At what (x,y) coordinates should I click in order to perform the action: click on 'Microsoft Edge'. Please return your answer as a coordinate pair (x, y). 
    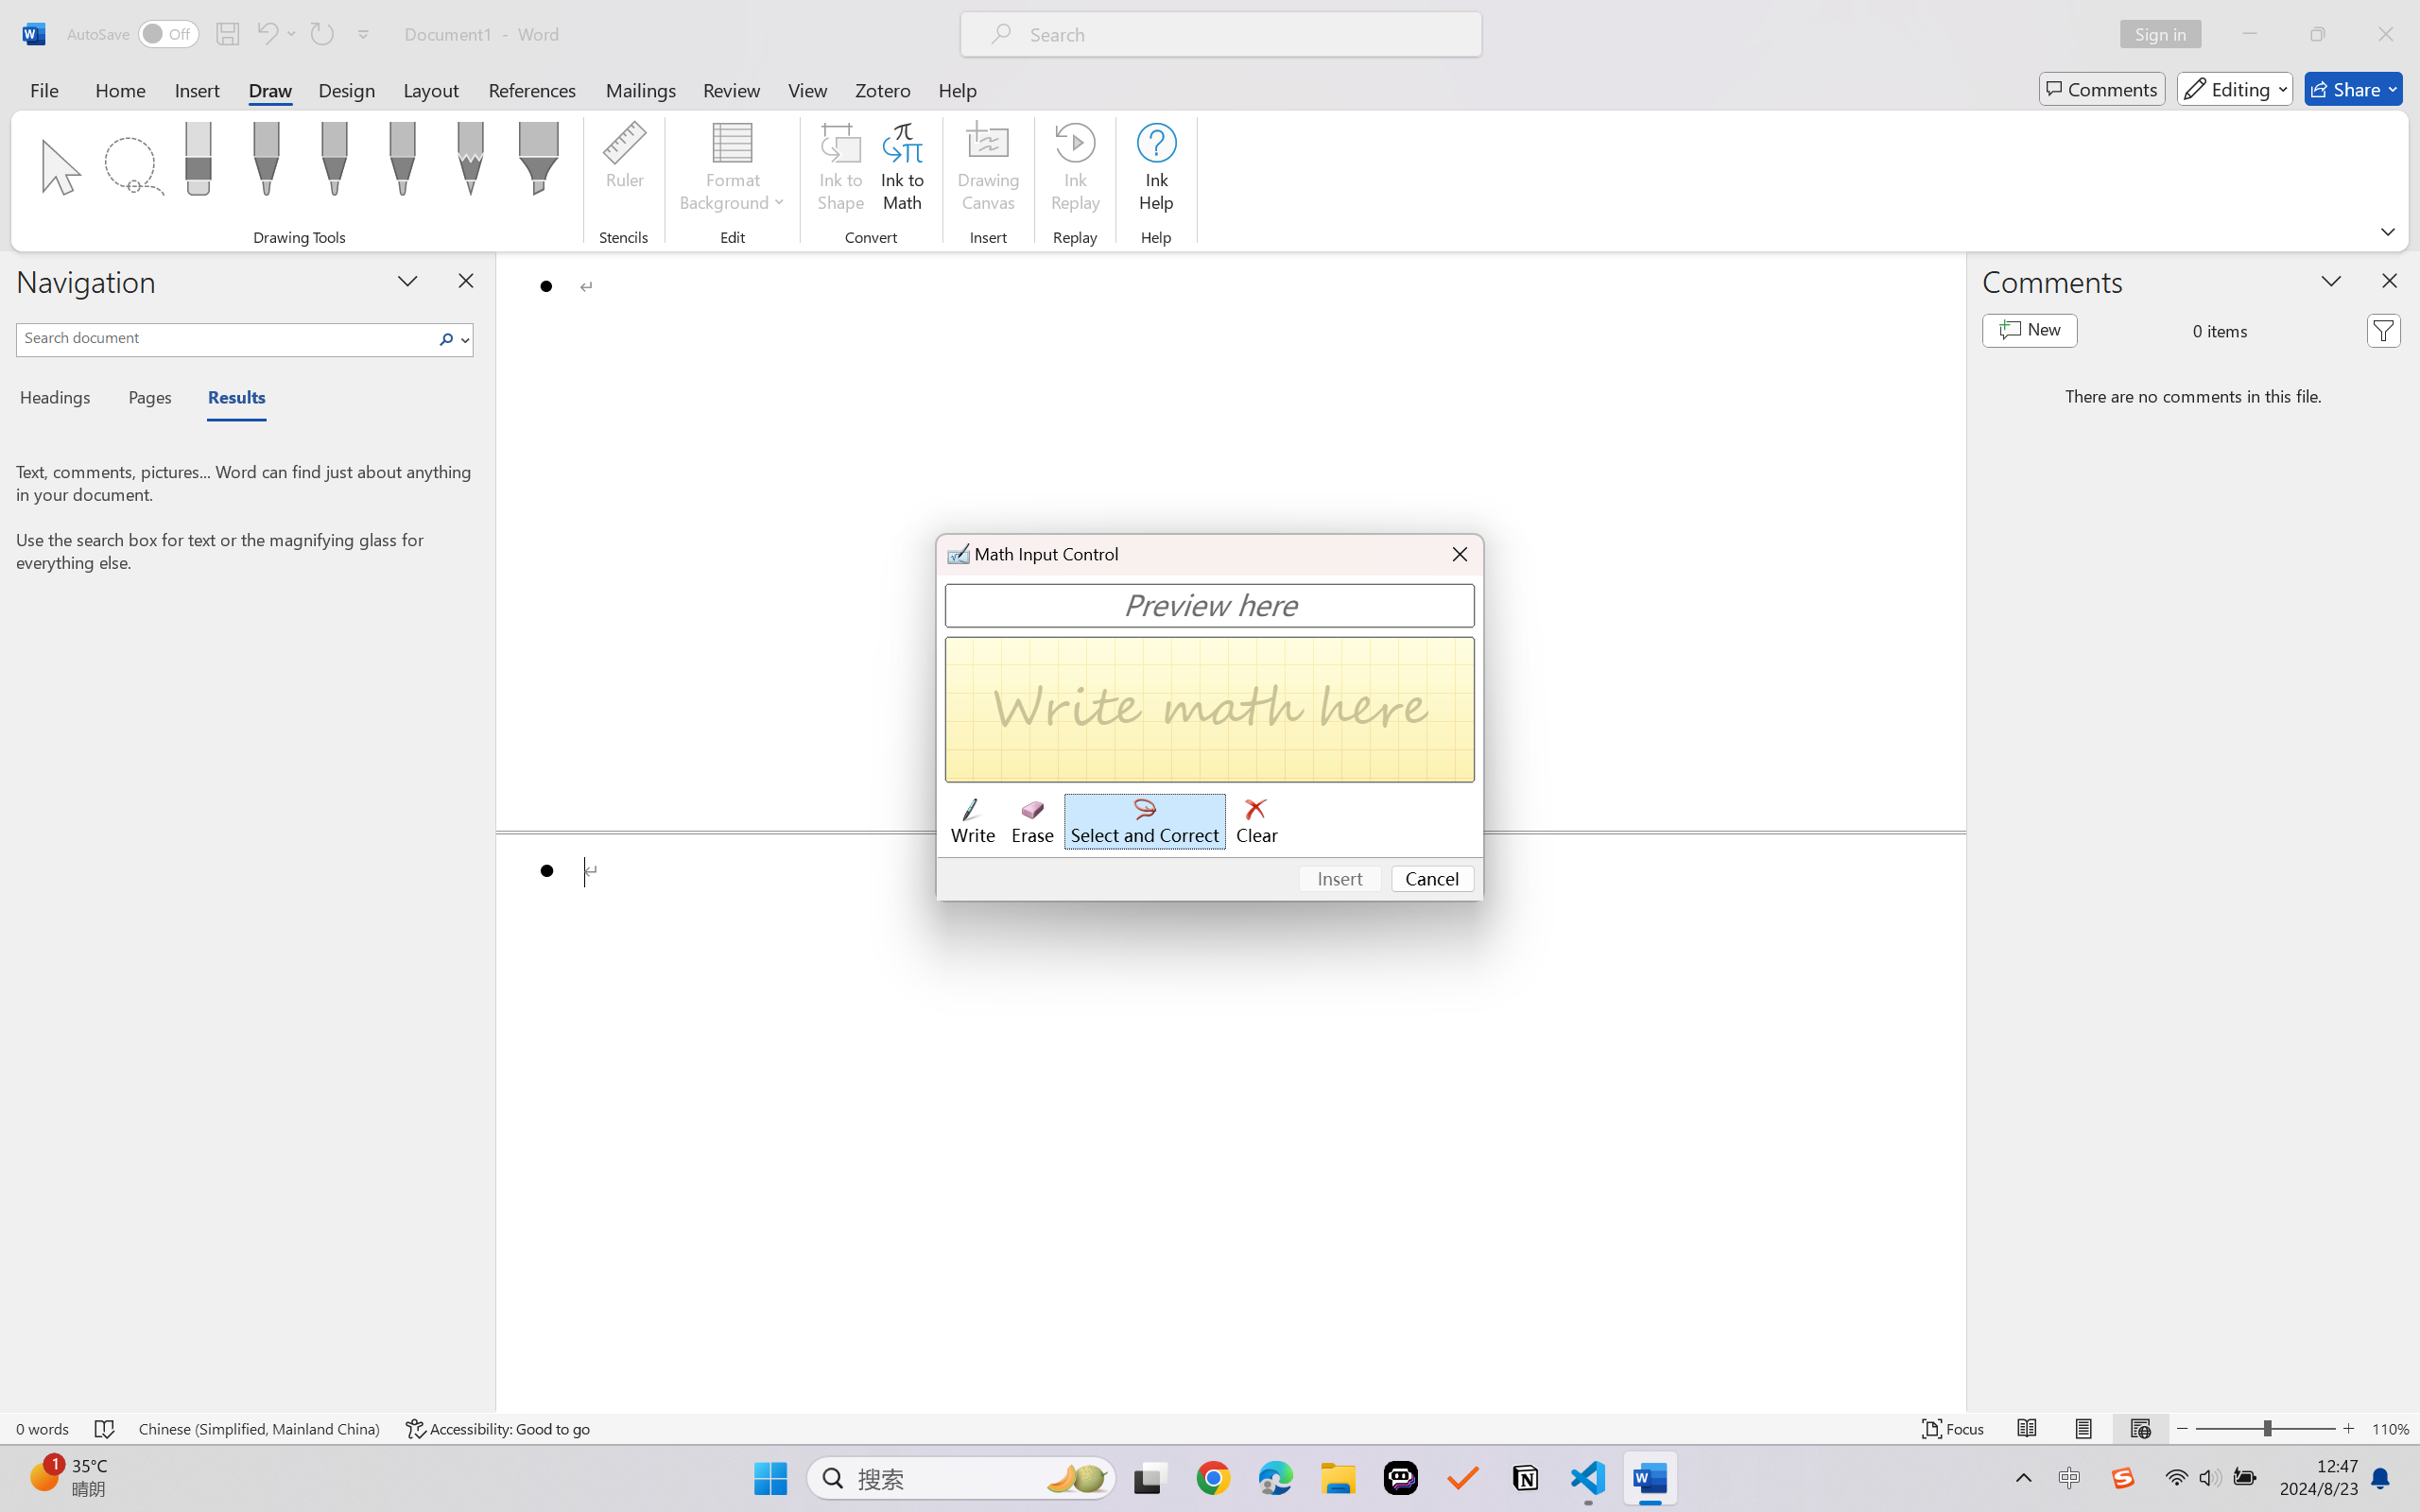
    Looking at the image, I should click on (1275, 1478).